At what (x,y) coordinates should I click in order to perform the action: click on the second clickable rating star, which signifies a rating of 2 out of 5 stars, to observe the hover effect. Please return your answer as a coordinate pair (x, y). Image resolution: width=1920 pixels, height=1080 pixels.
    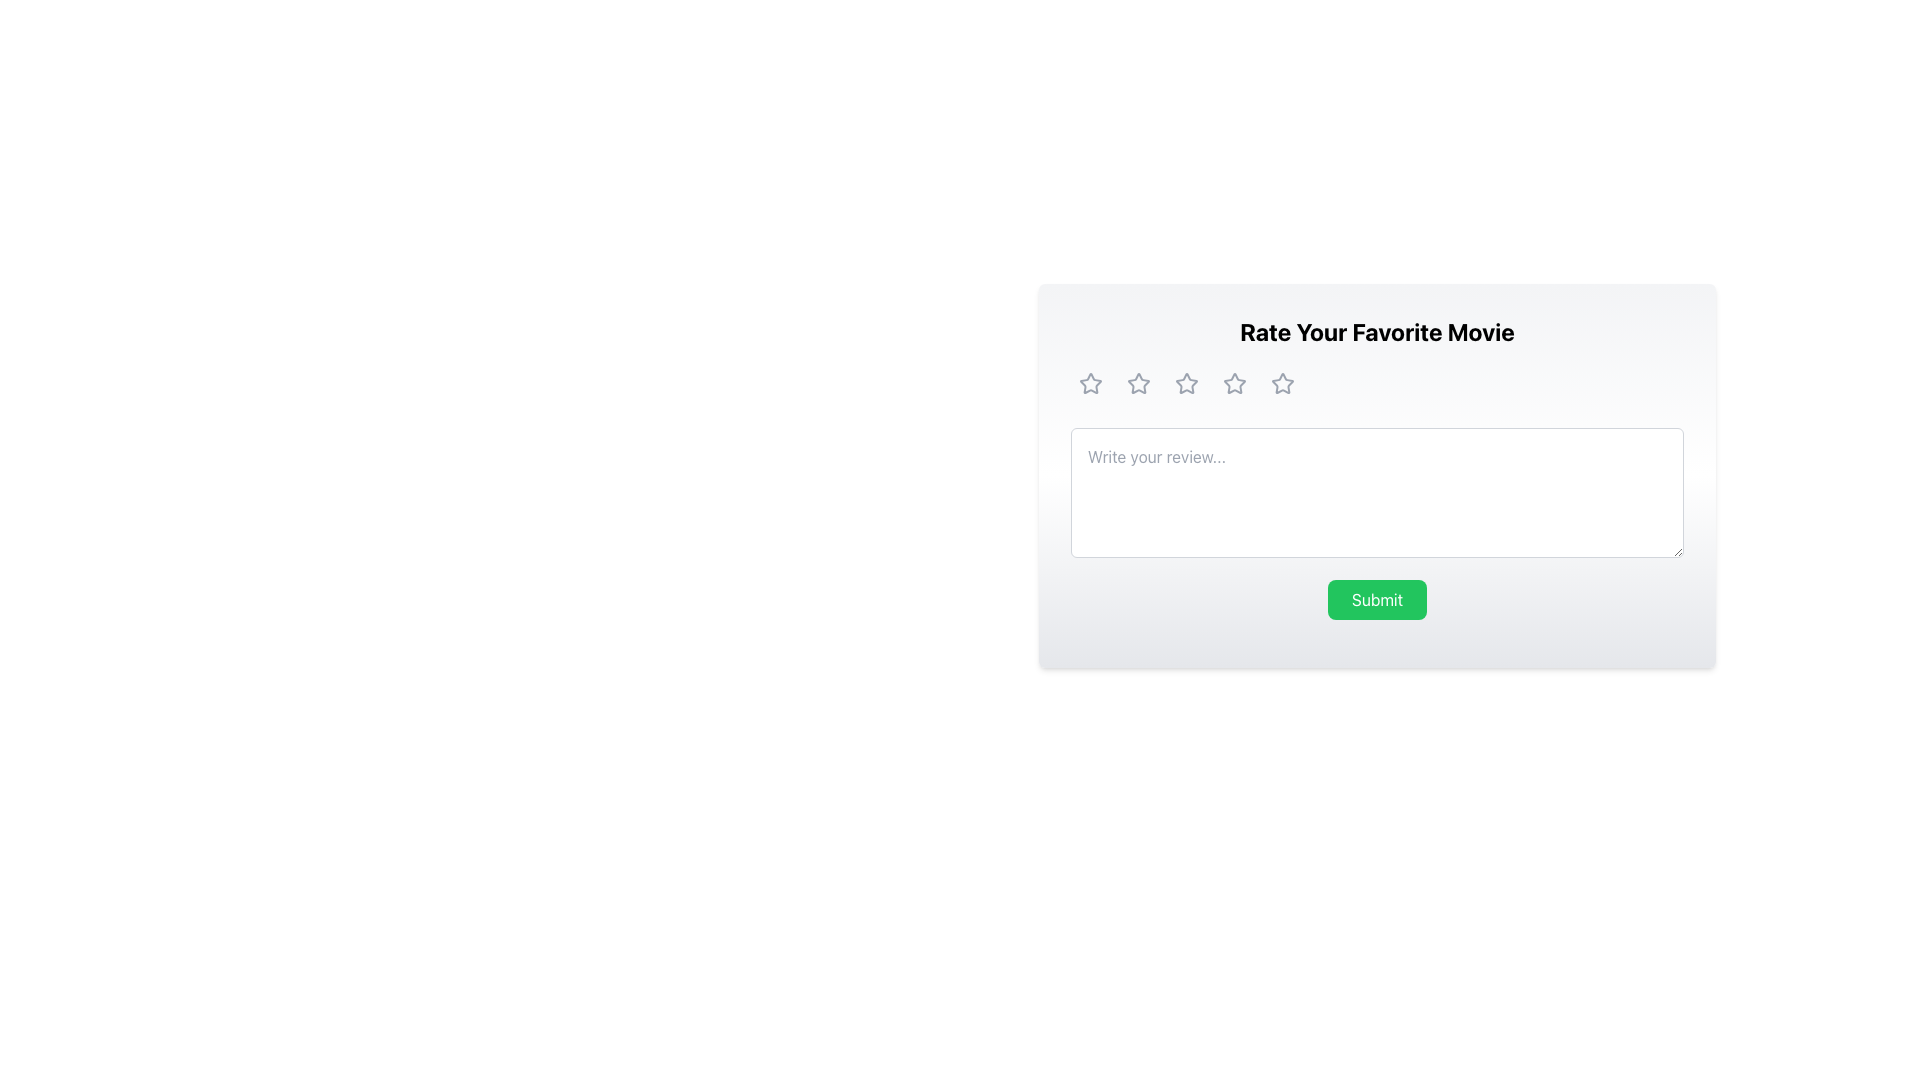
    Looking at the image, I should click on (1138, 384).